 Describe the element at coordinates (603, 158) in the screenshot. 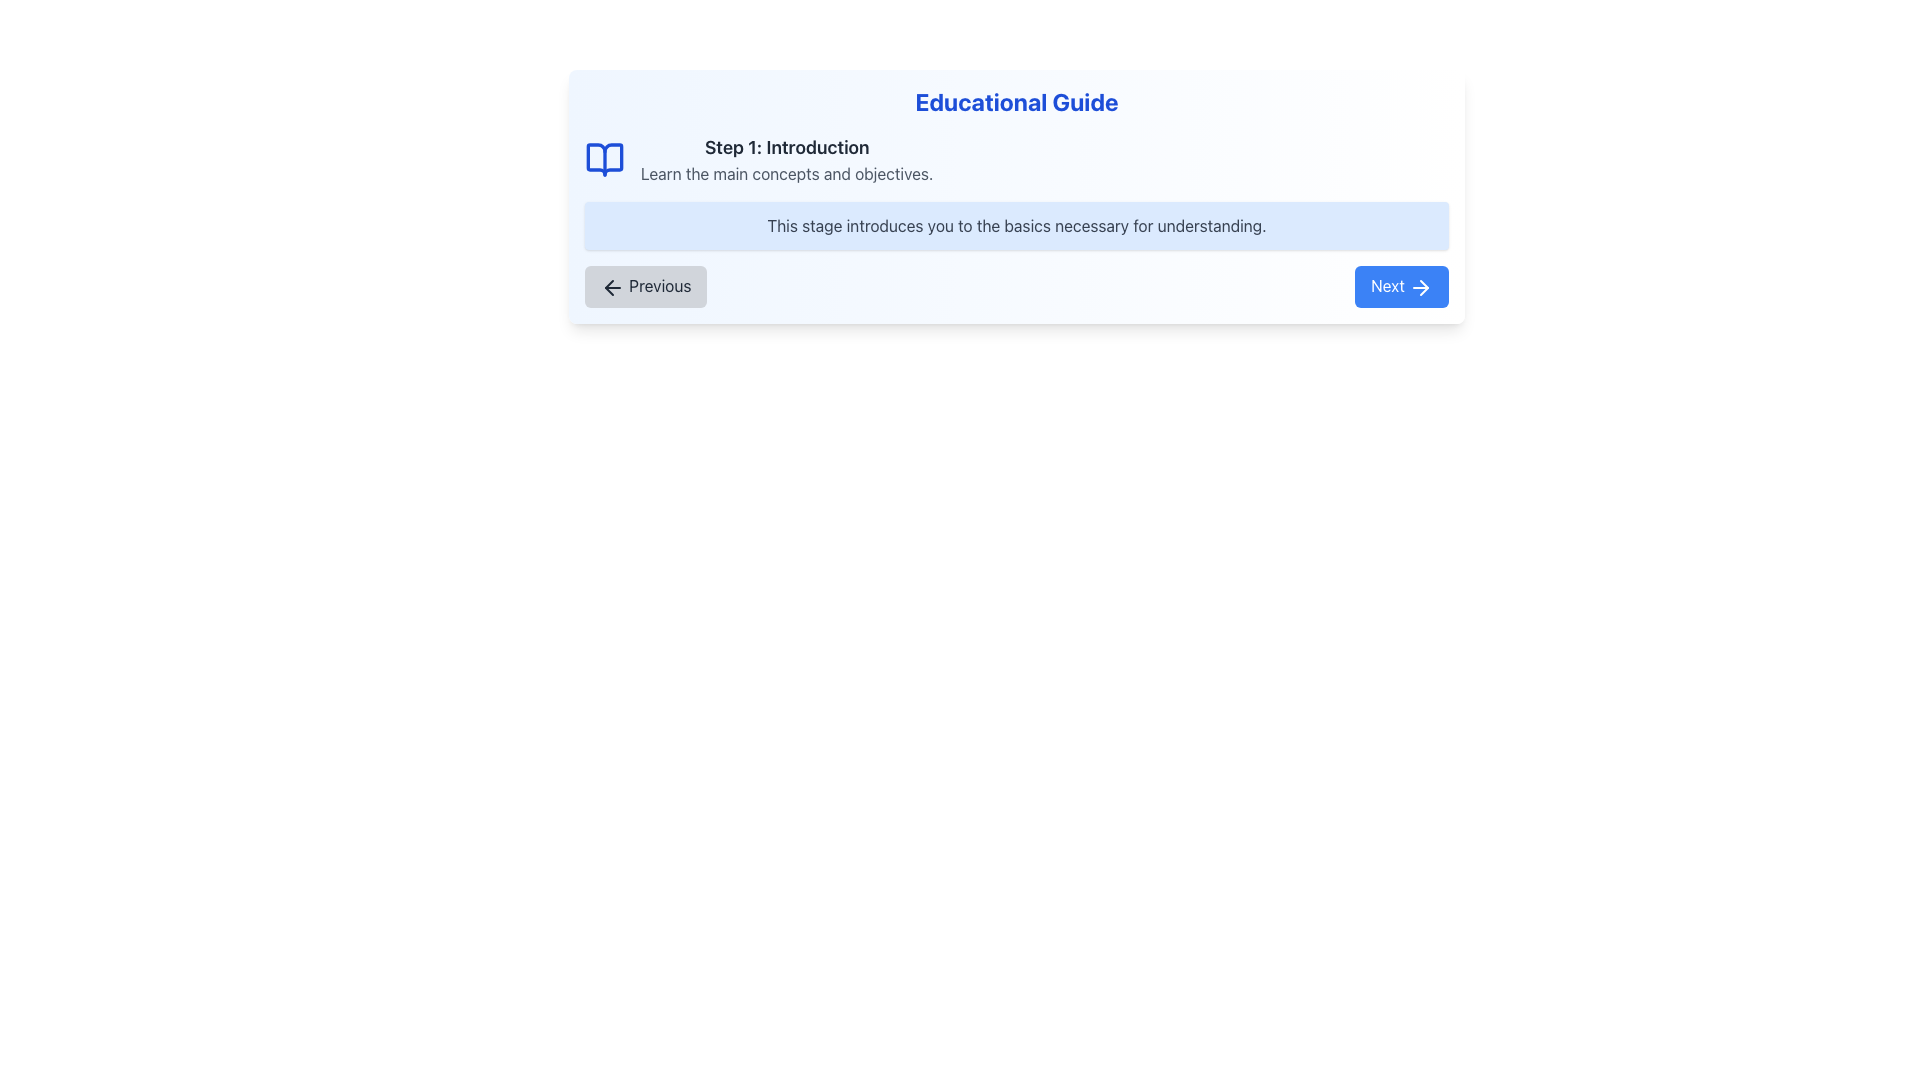

I see `the right half of the open book icon, which is styled in blue and located next to the 'Educational Guide' text in the top left corner of the interface` at that location.